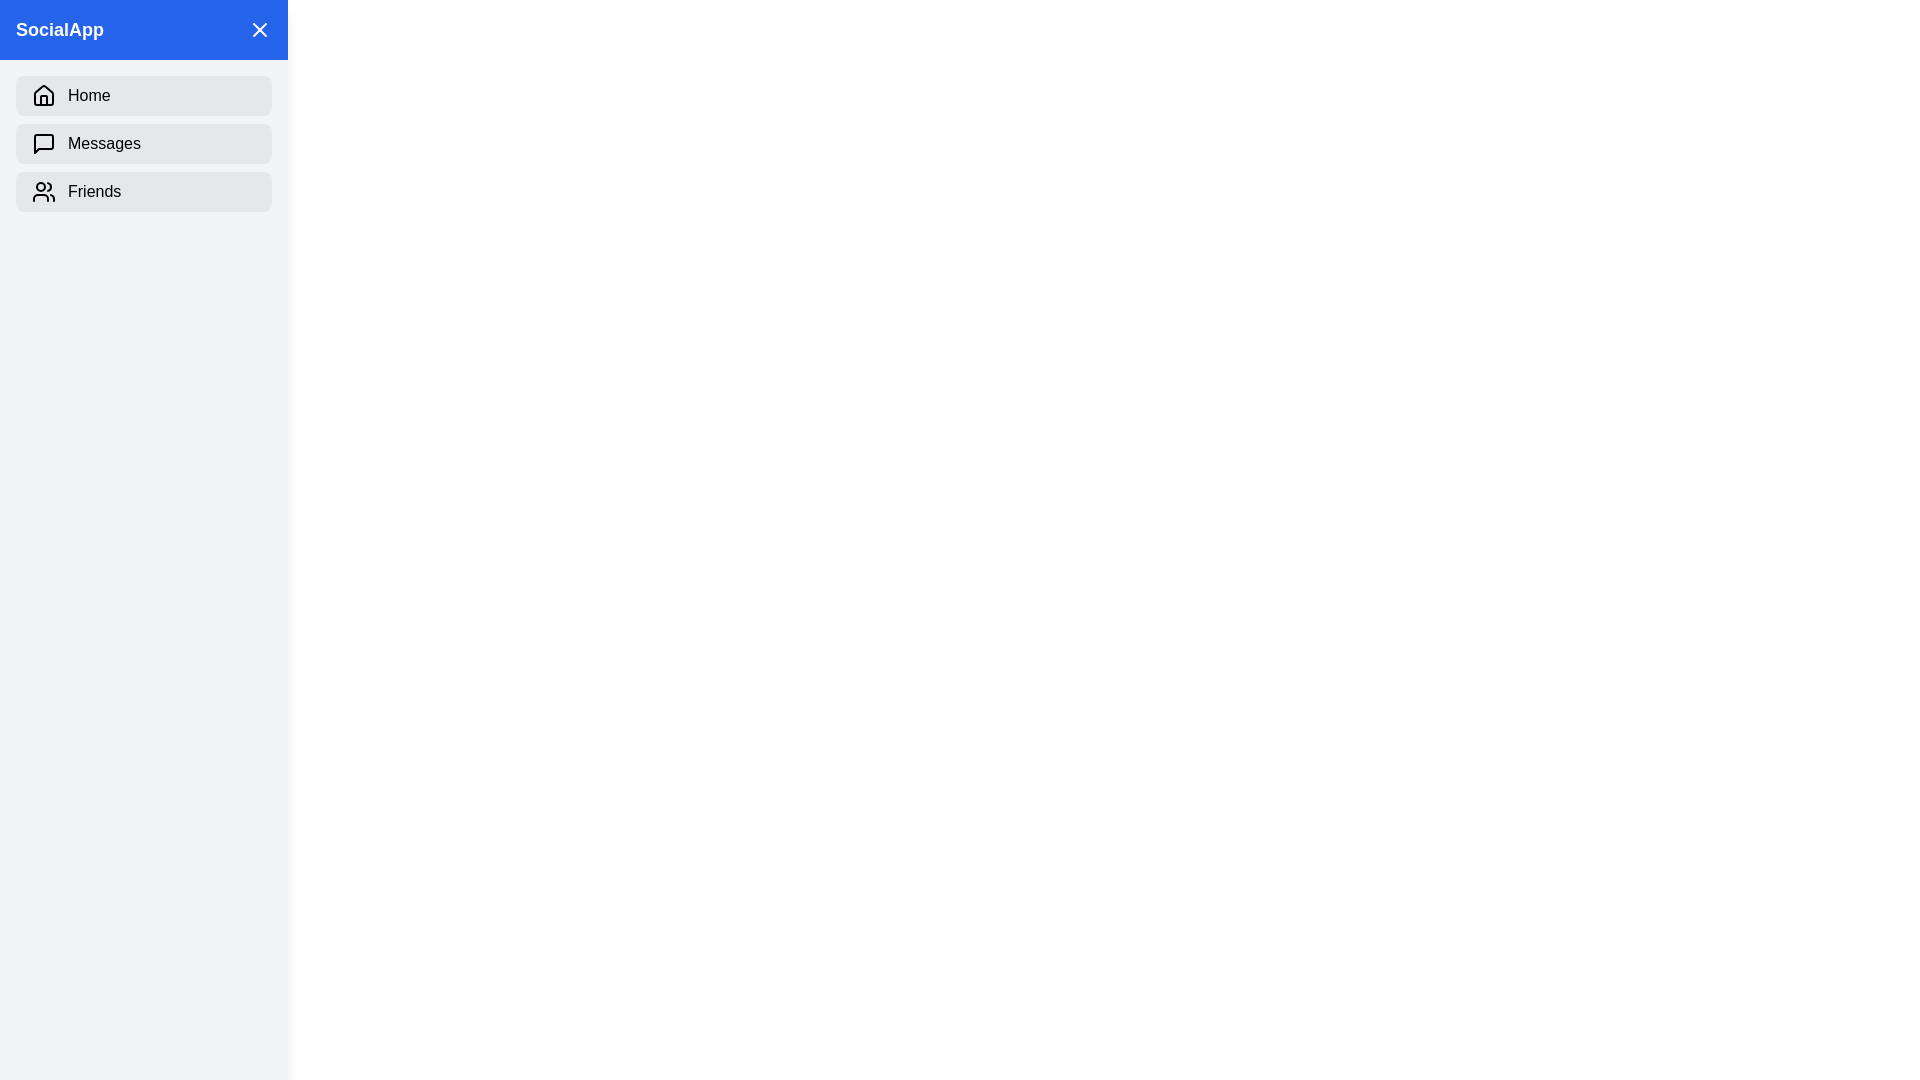 This screenshot has width=1920, height=1080. What do you see at coordinates (143, 192) in the screenshot?
I see `the navigation item labeled Friends in the sidebar to observe the hover effect` at bounding box center [143, 192].